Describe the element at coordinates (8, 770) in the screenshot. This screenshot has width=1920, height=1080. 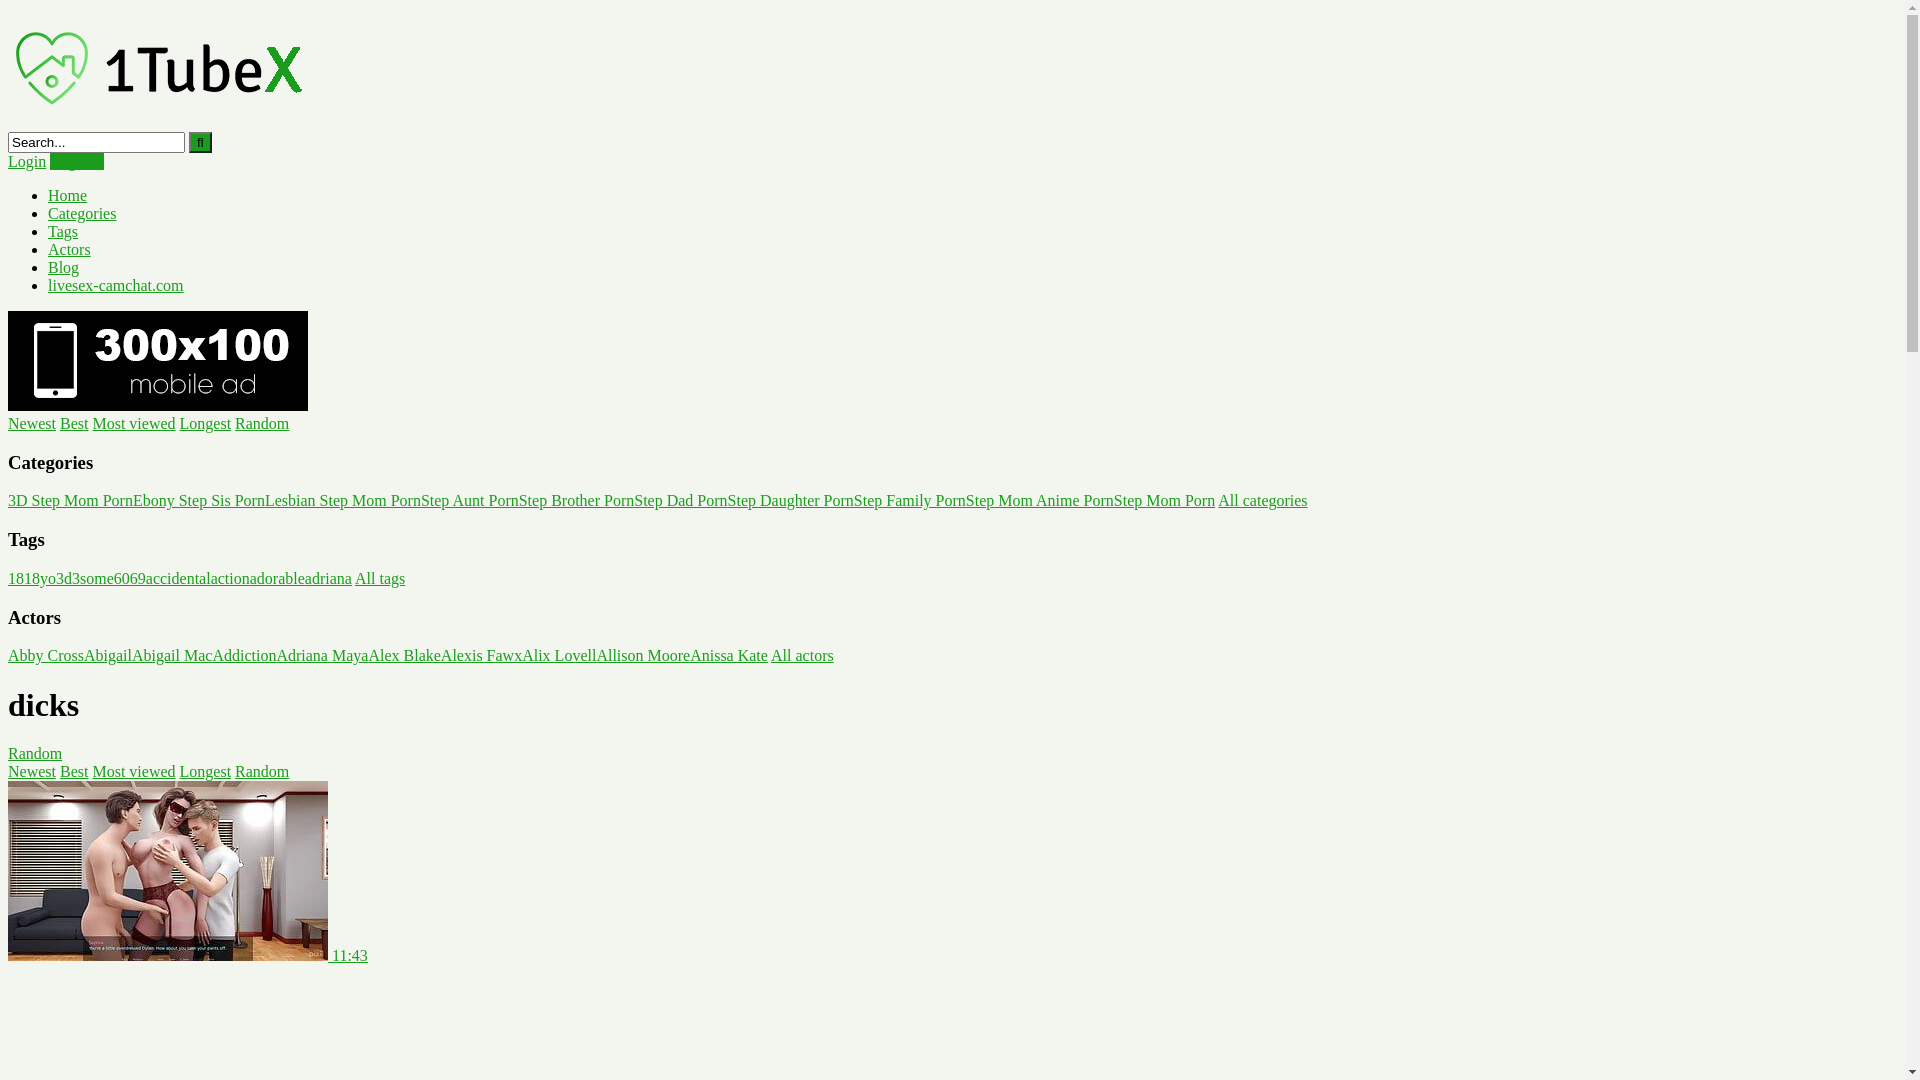
I see `'Newest'` at that location.